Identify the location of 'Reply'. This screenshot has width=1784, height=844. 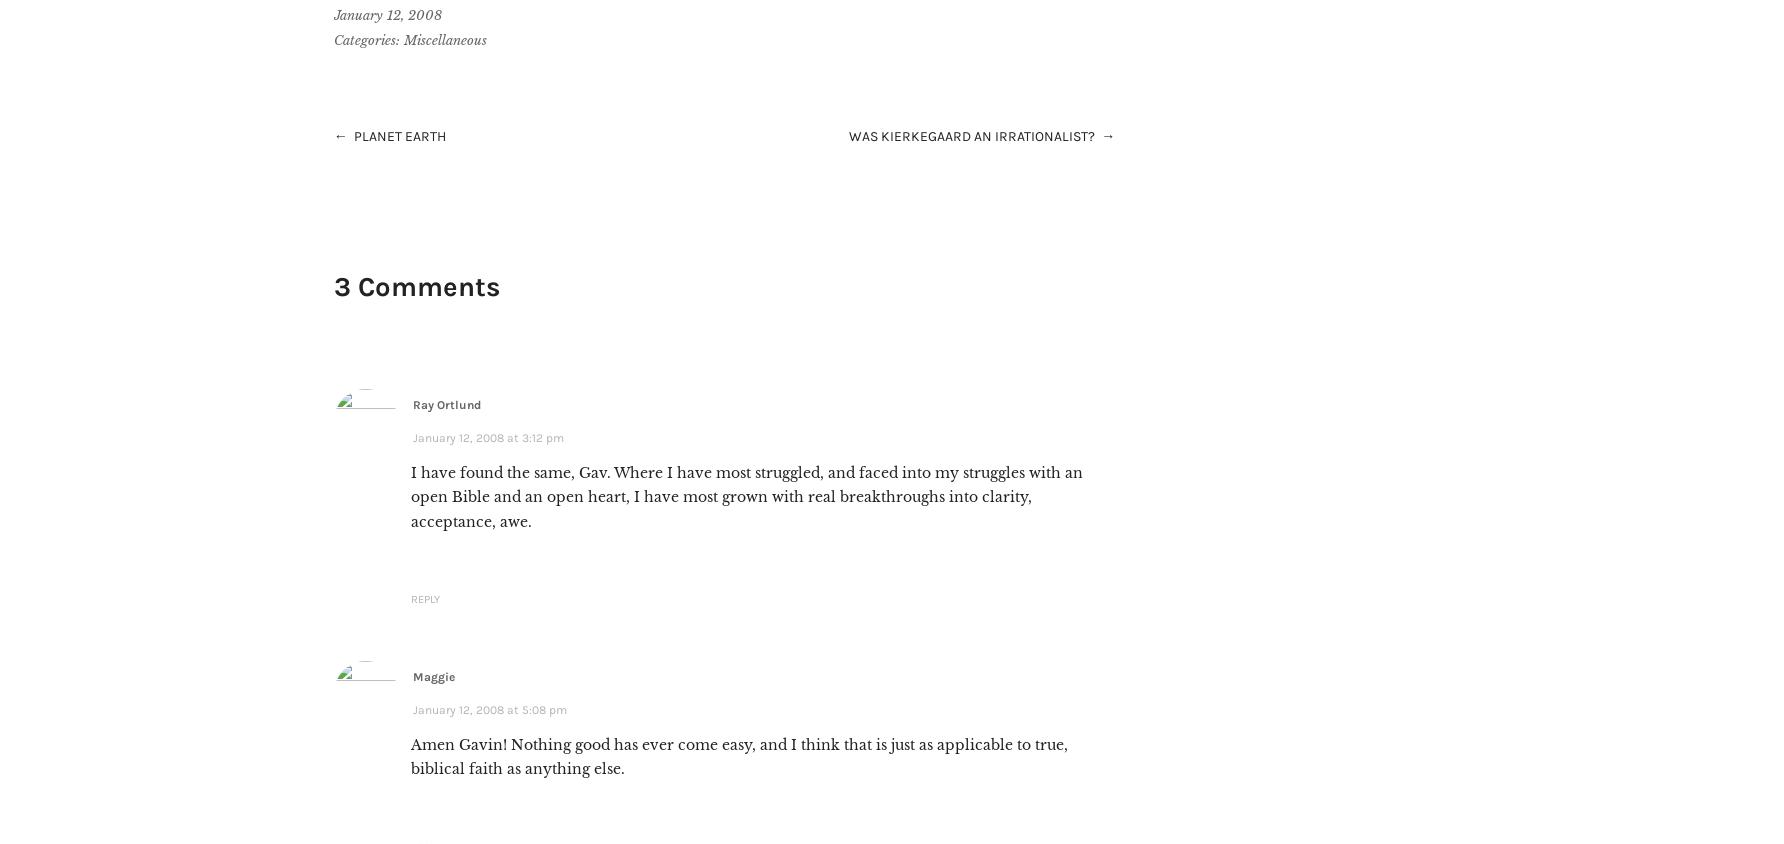
(423, 599).